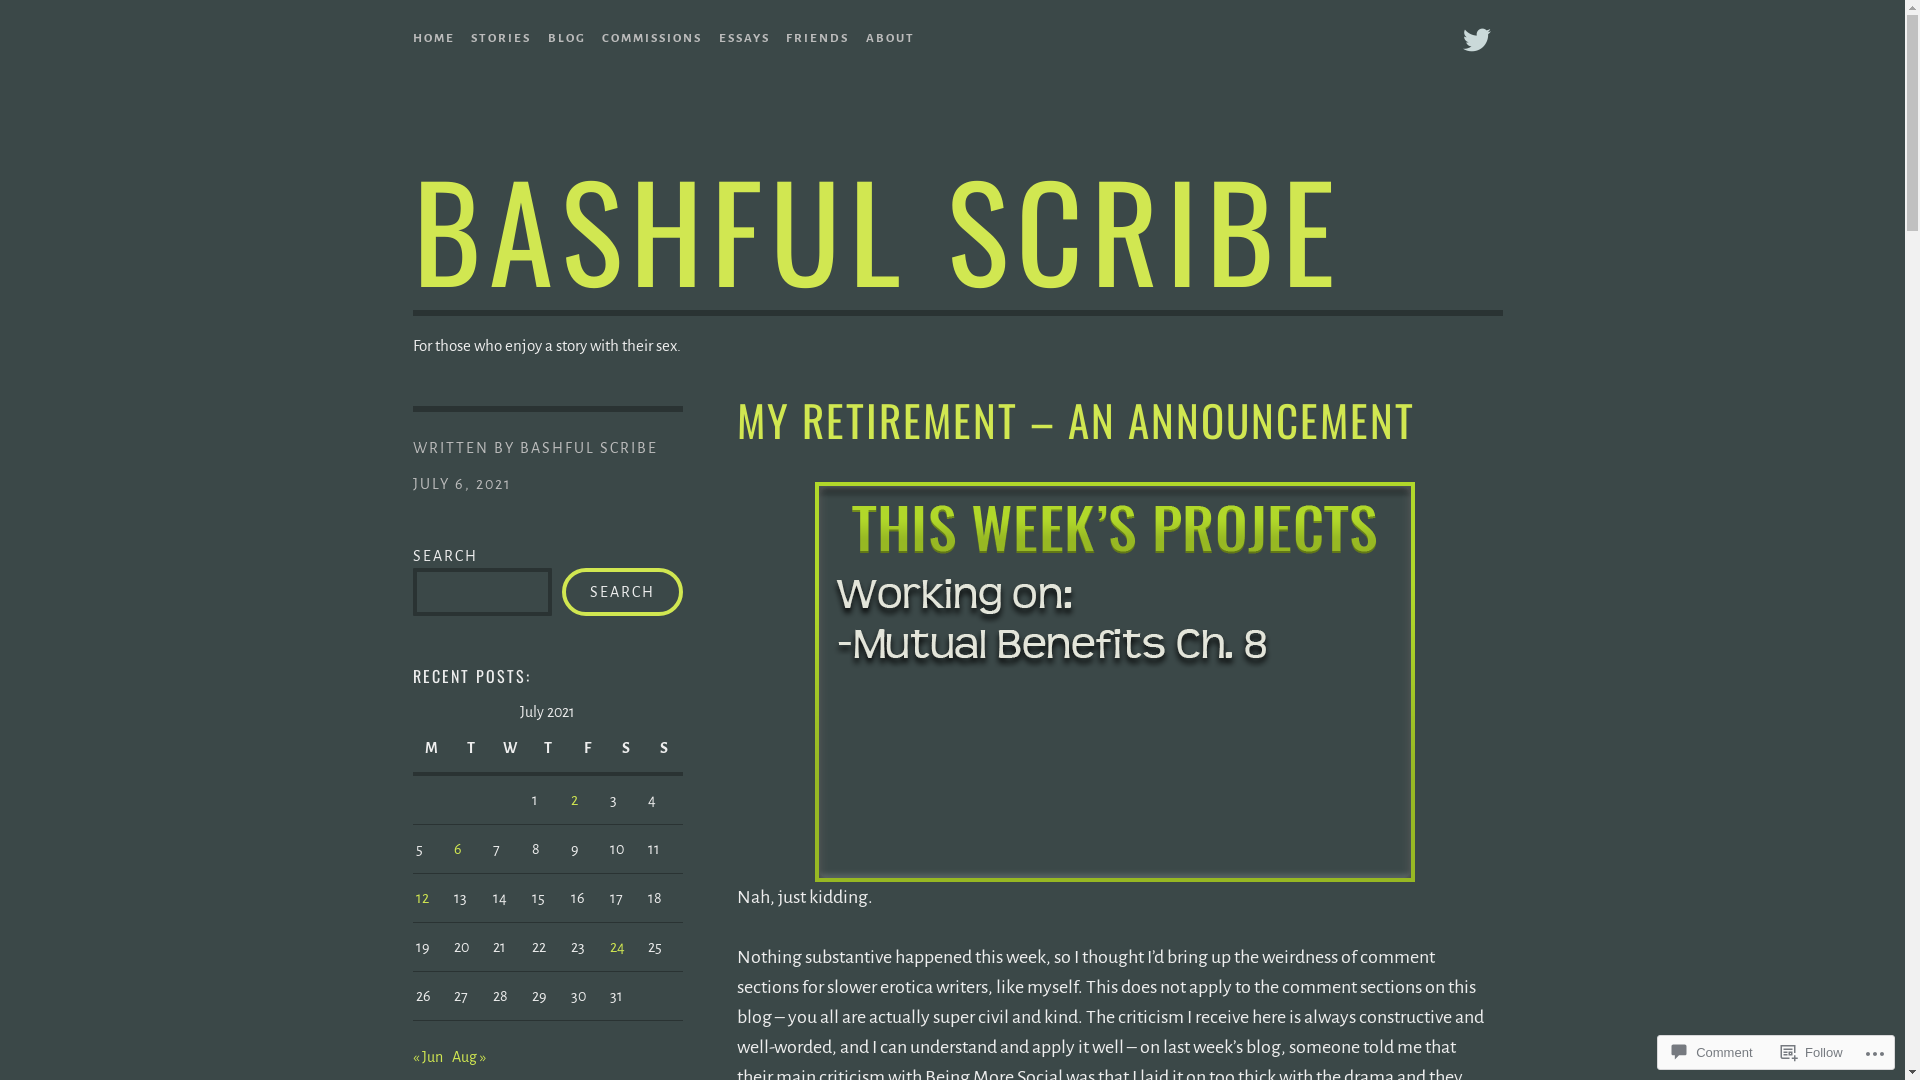 Image resolution: width=1920 pixels, height=1080 pixels. I want to click on 'HOME', so click(411, 34).